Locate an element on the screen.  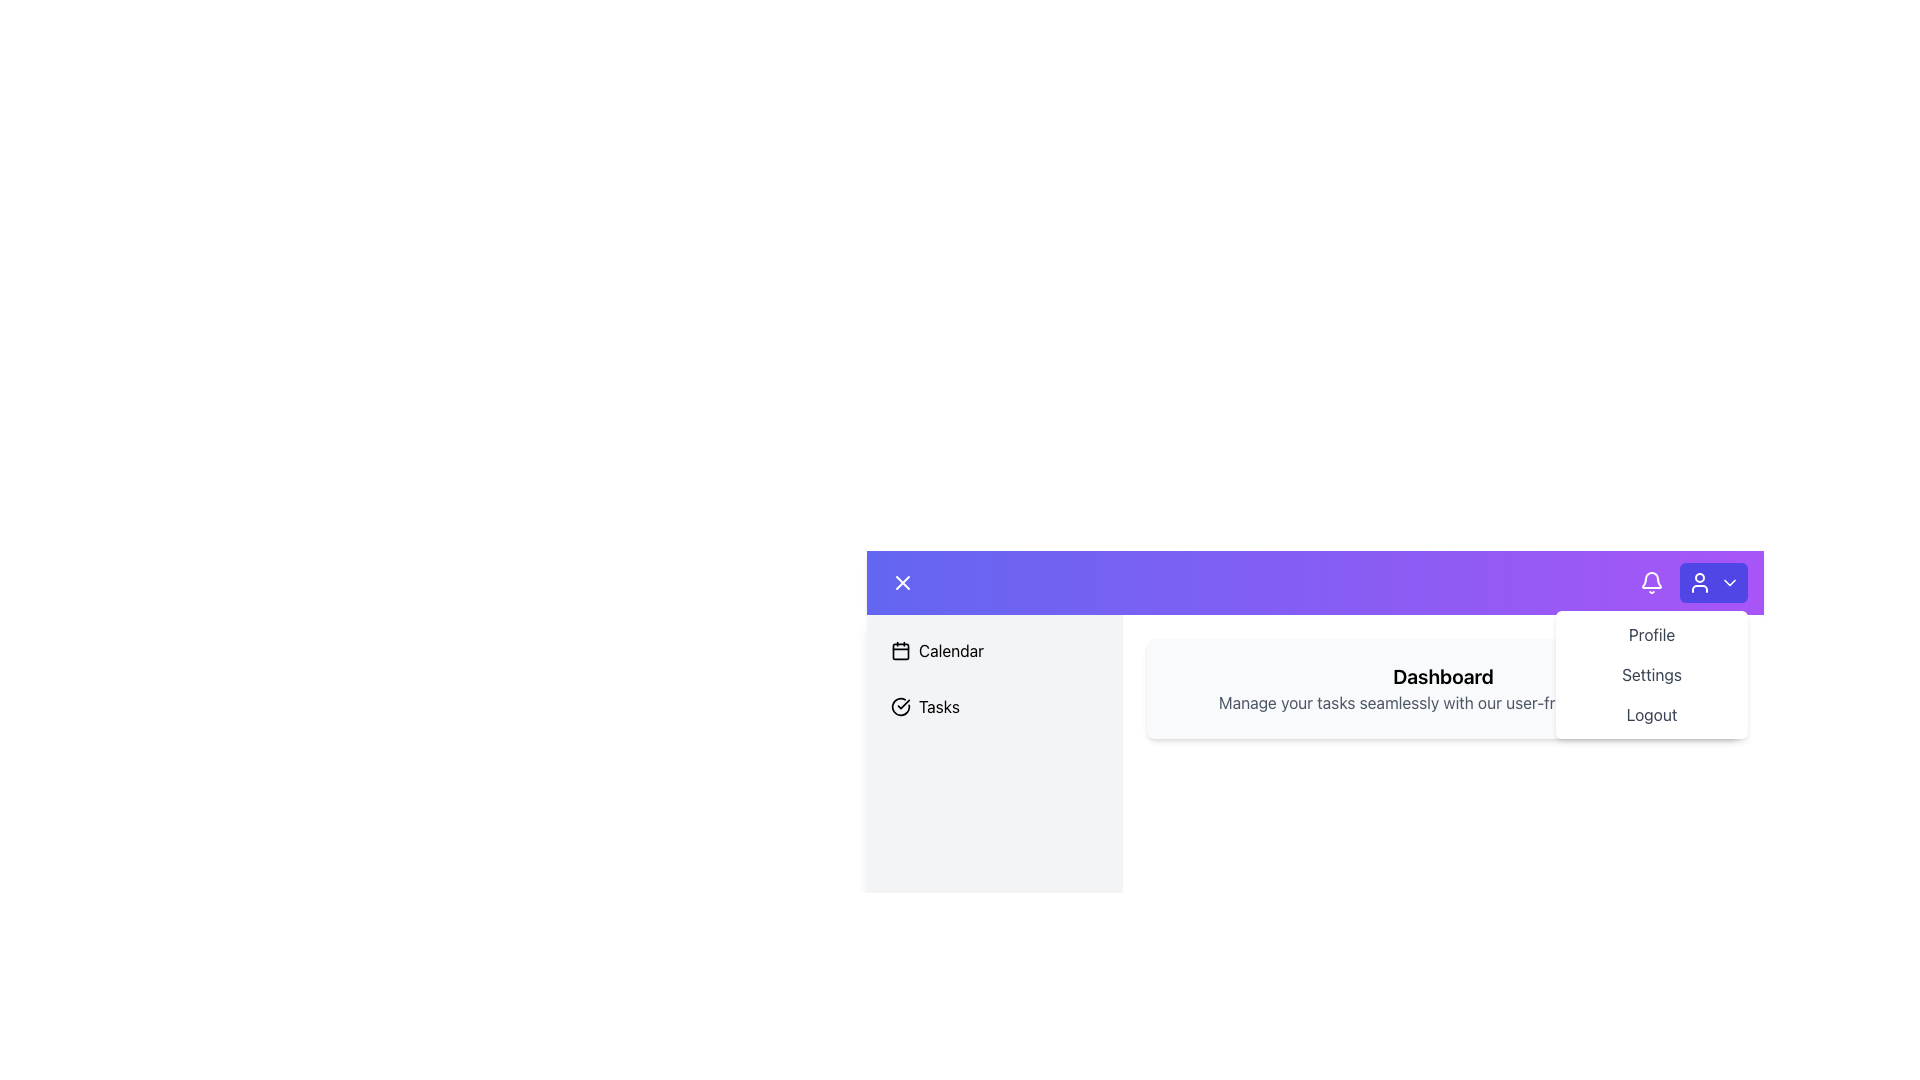
the 'Calendar' item in the vertical list of clickable menu items is located at coordinates (994, 677).